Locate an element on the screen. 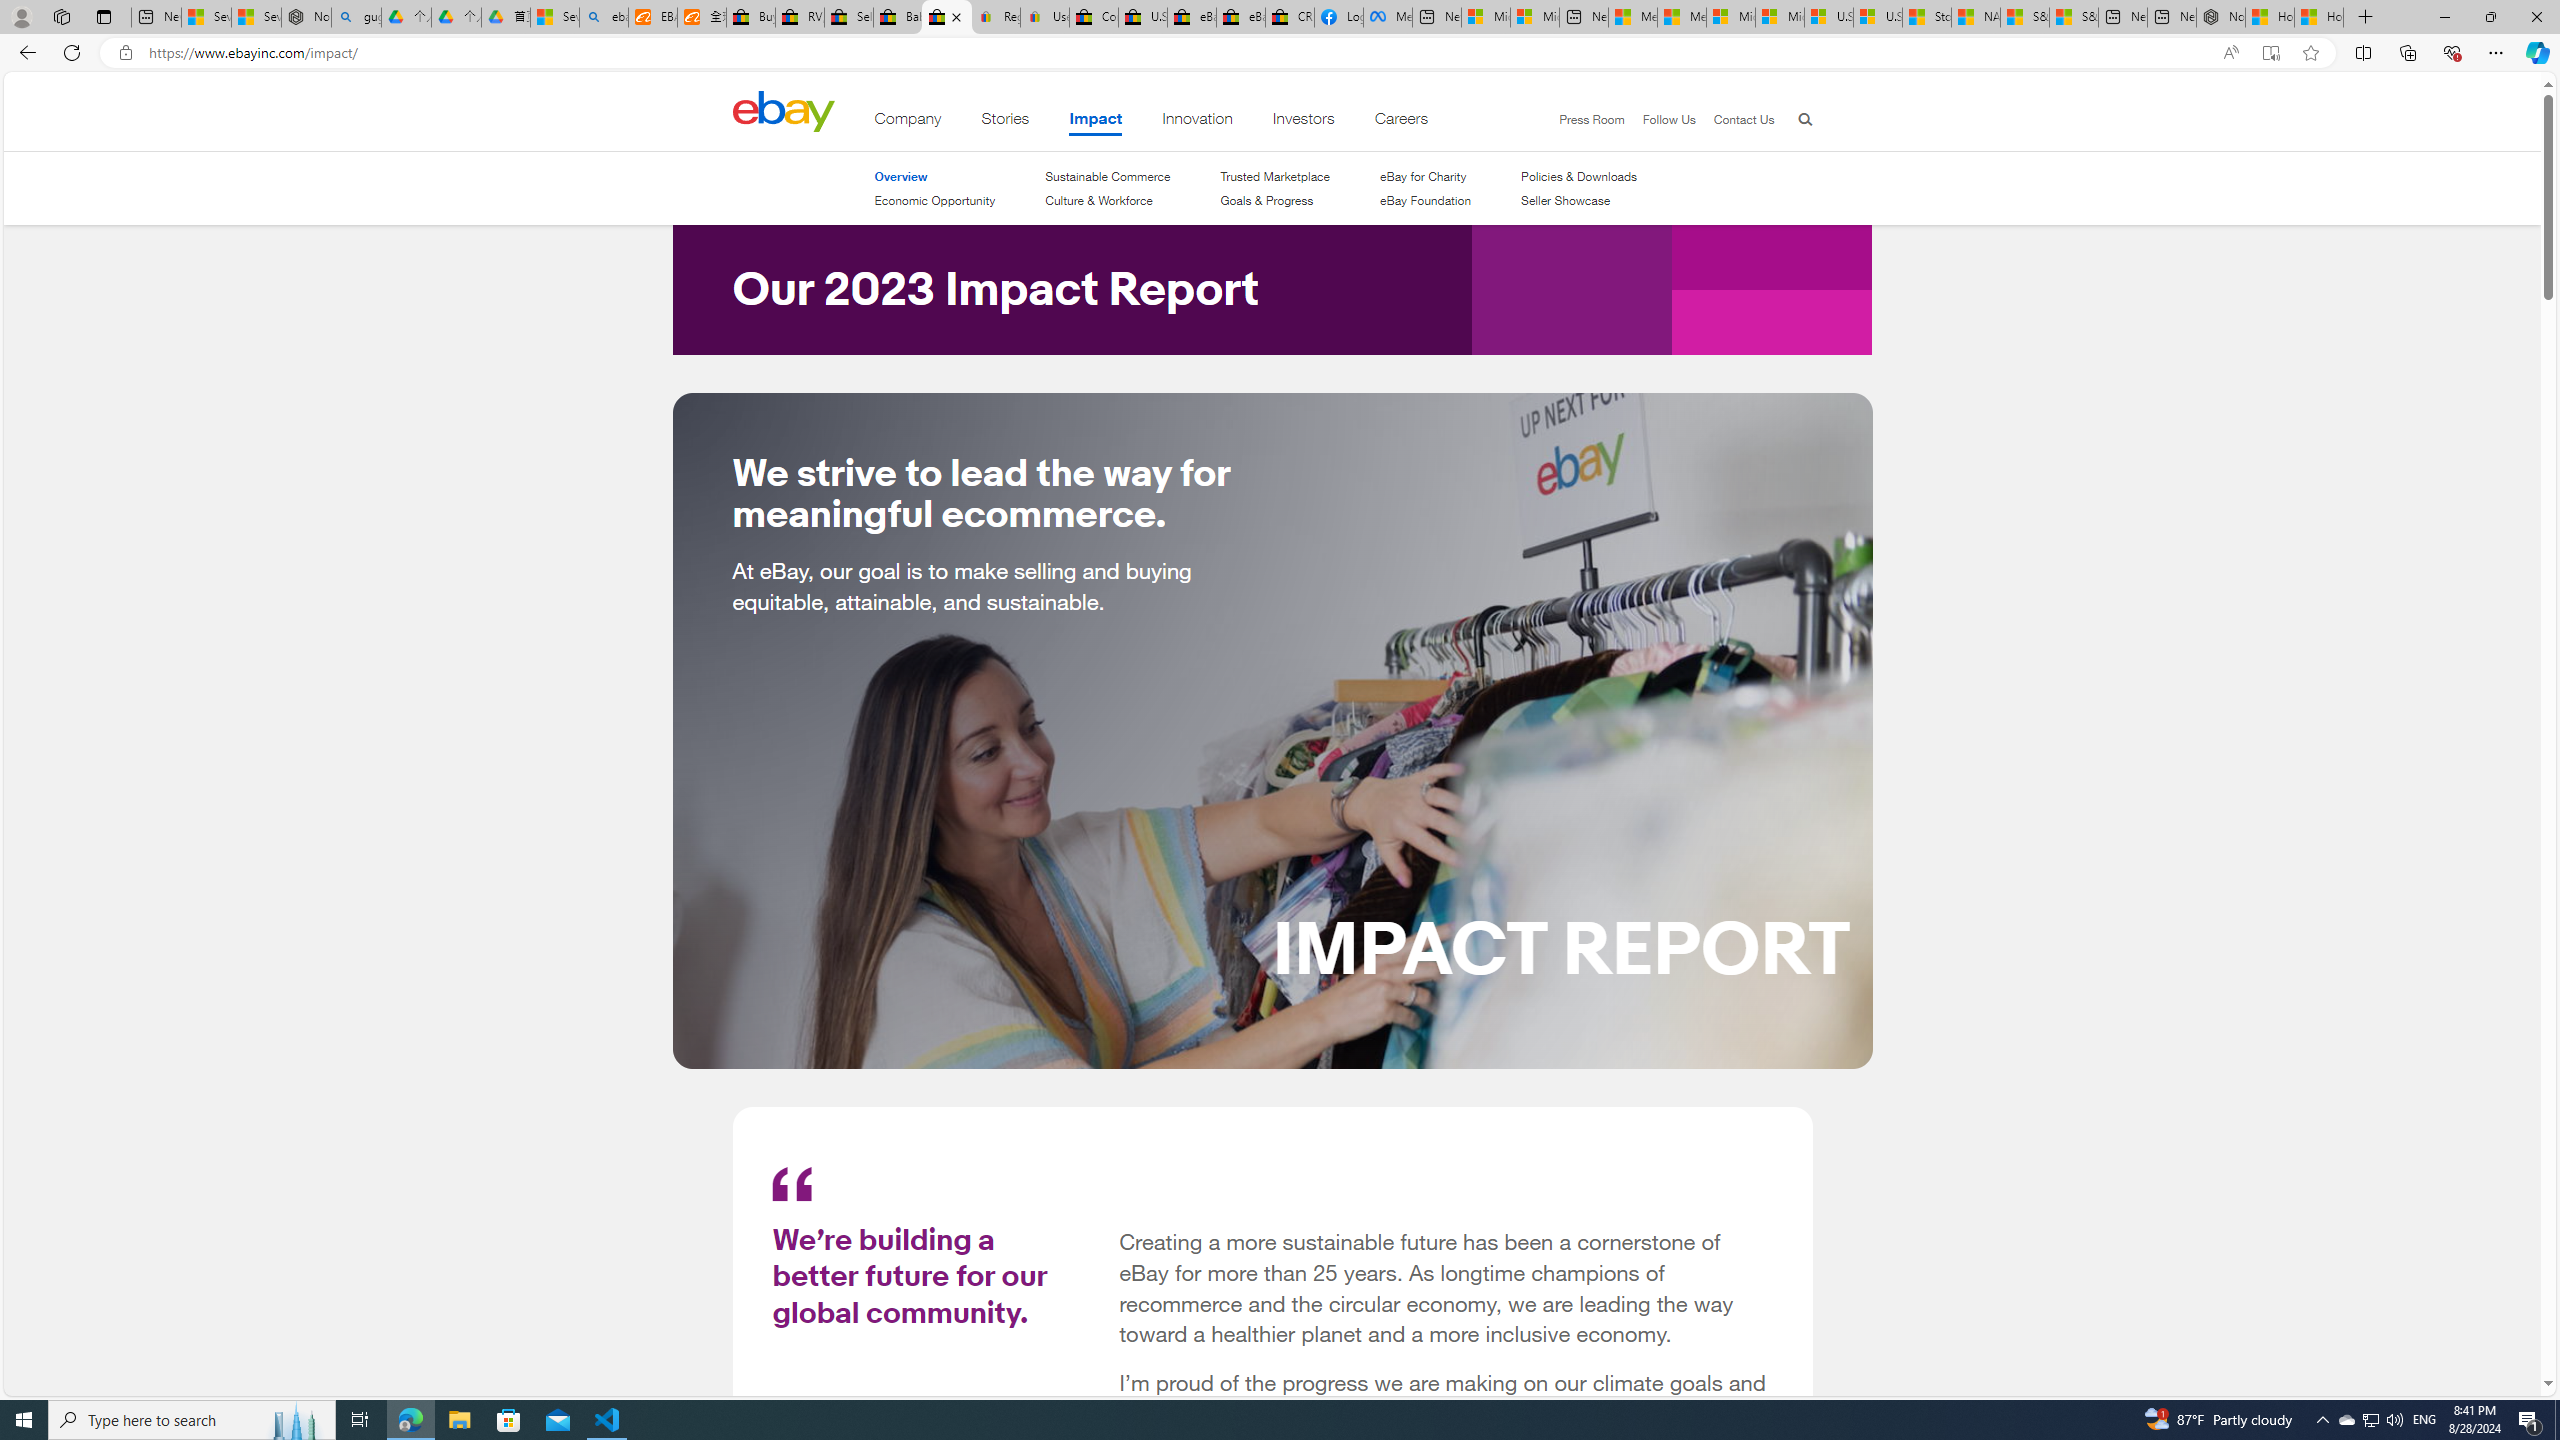  'Trusted Marketplace' is located at coordinates (1275, 176).